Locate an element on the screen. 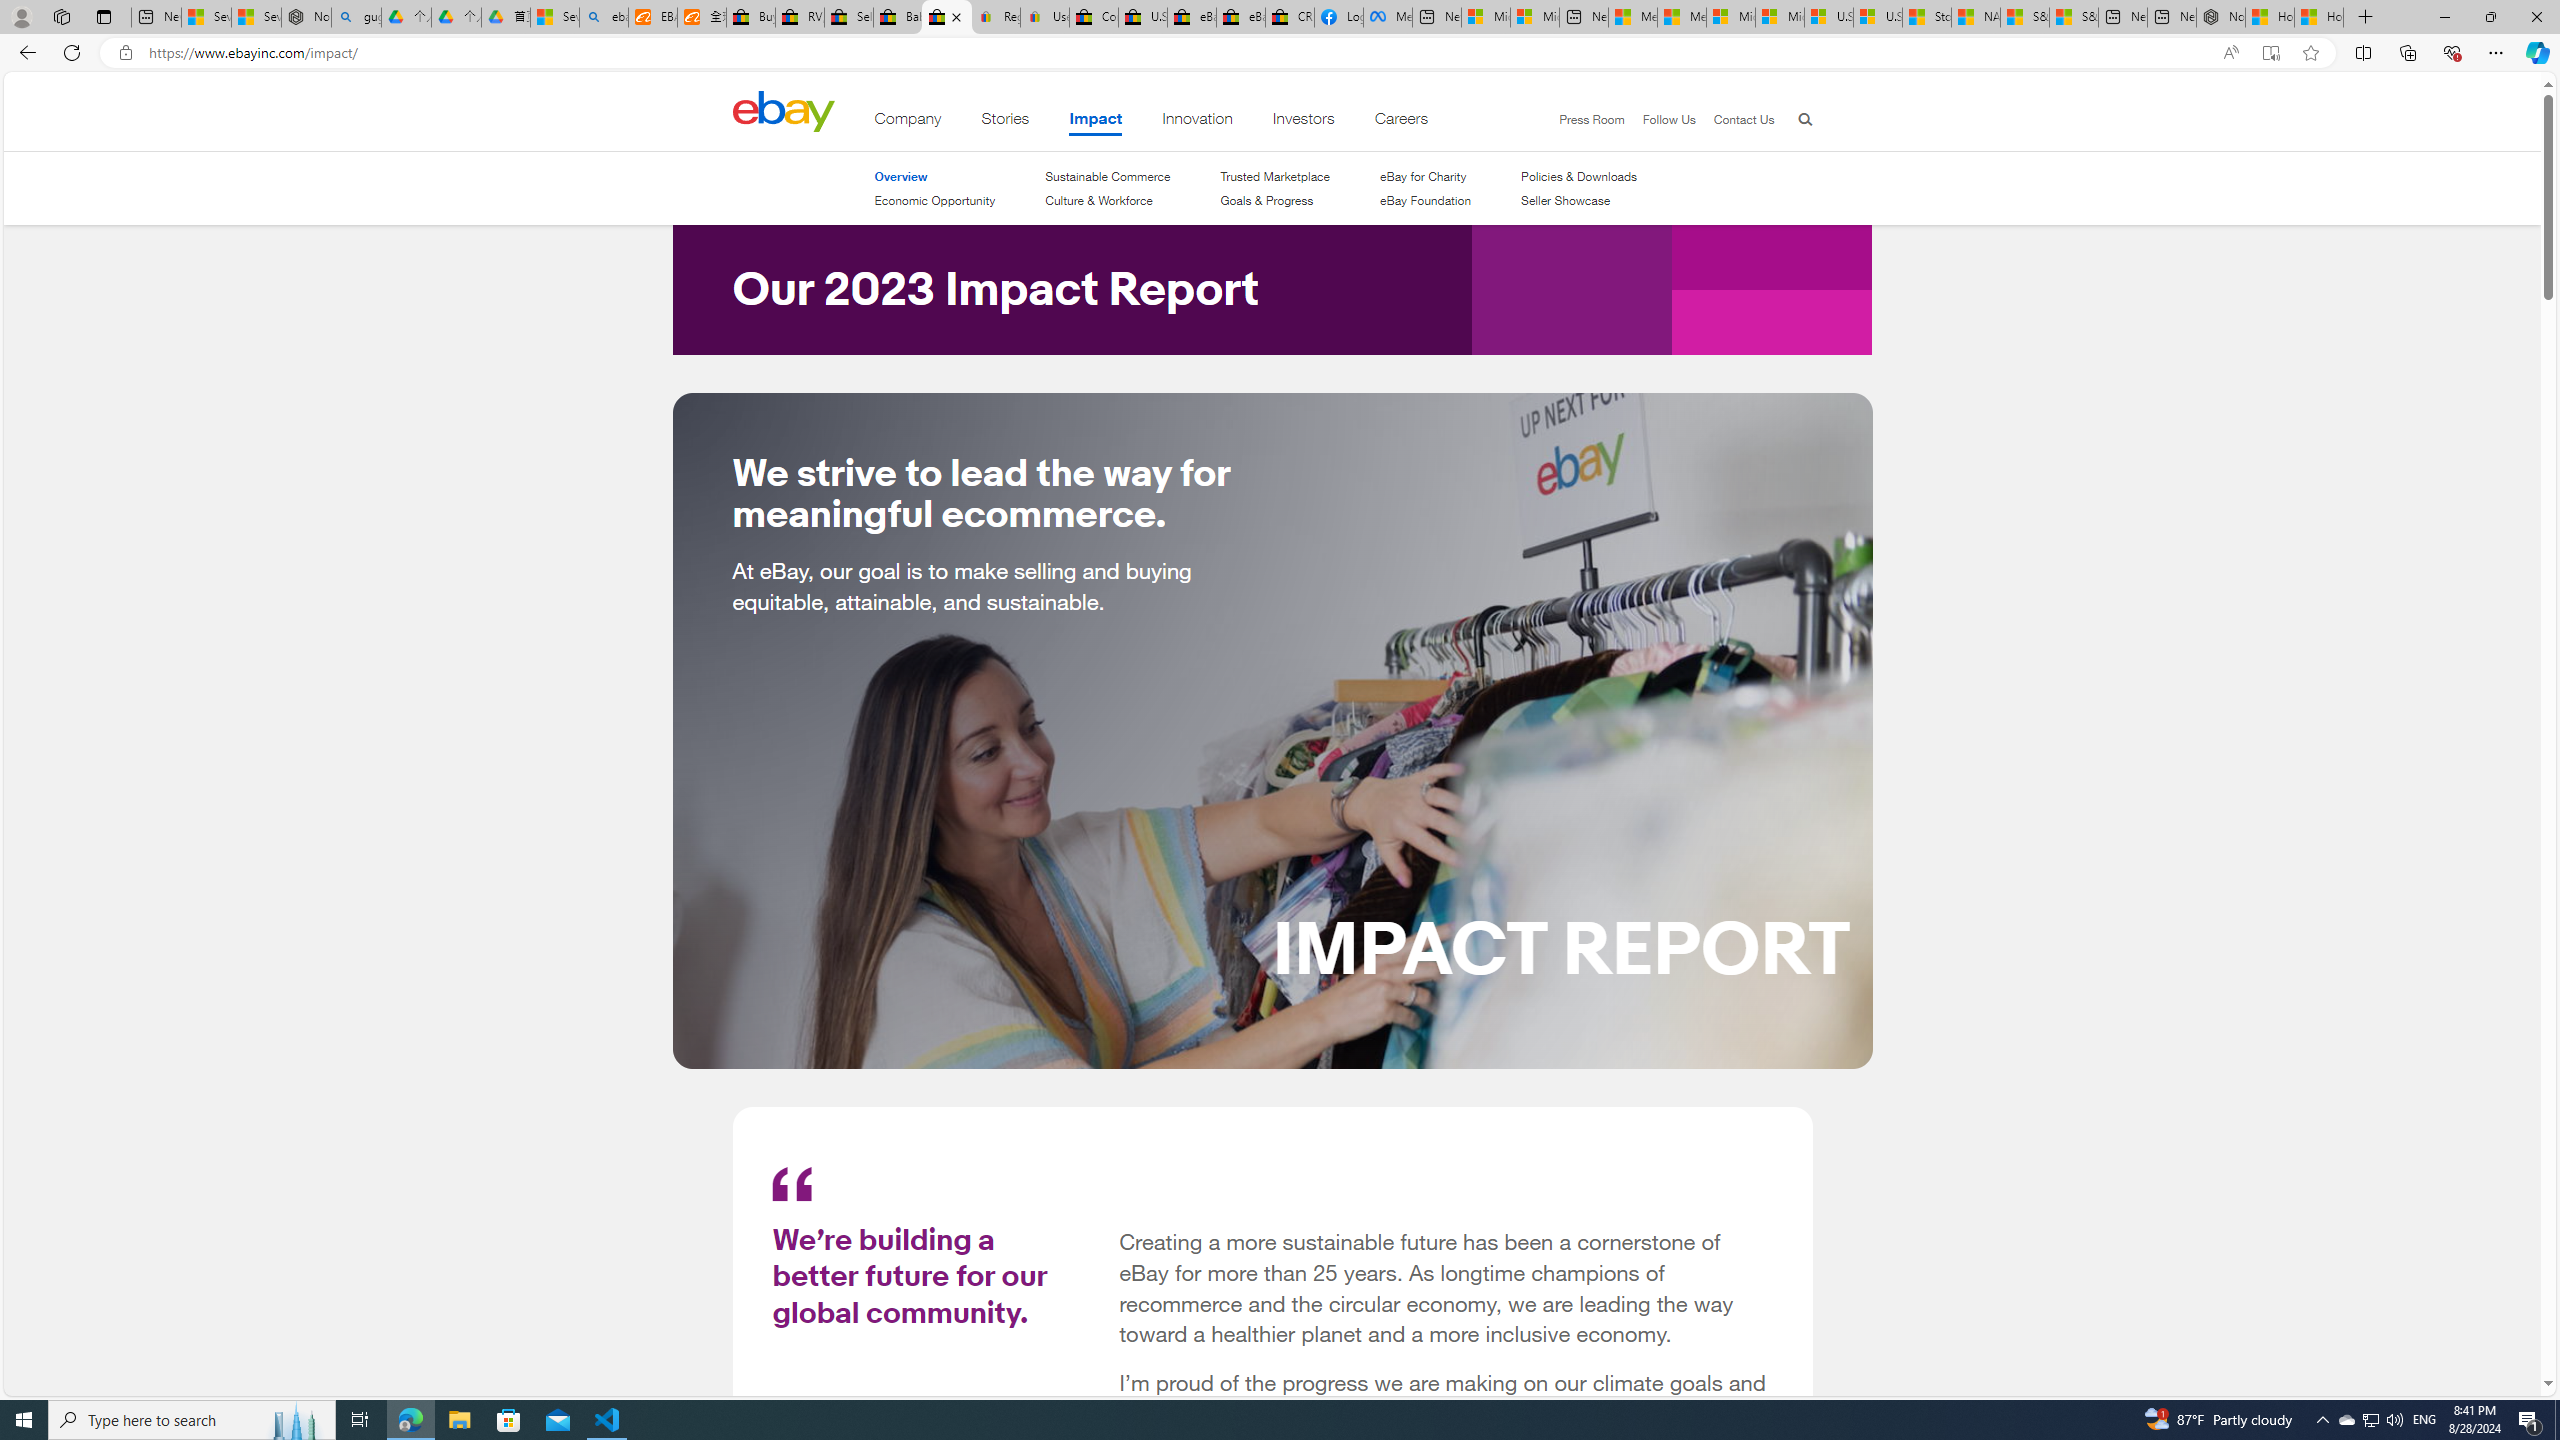  'Trusted Marketplace' is located at coordinates (1275, 176).